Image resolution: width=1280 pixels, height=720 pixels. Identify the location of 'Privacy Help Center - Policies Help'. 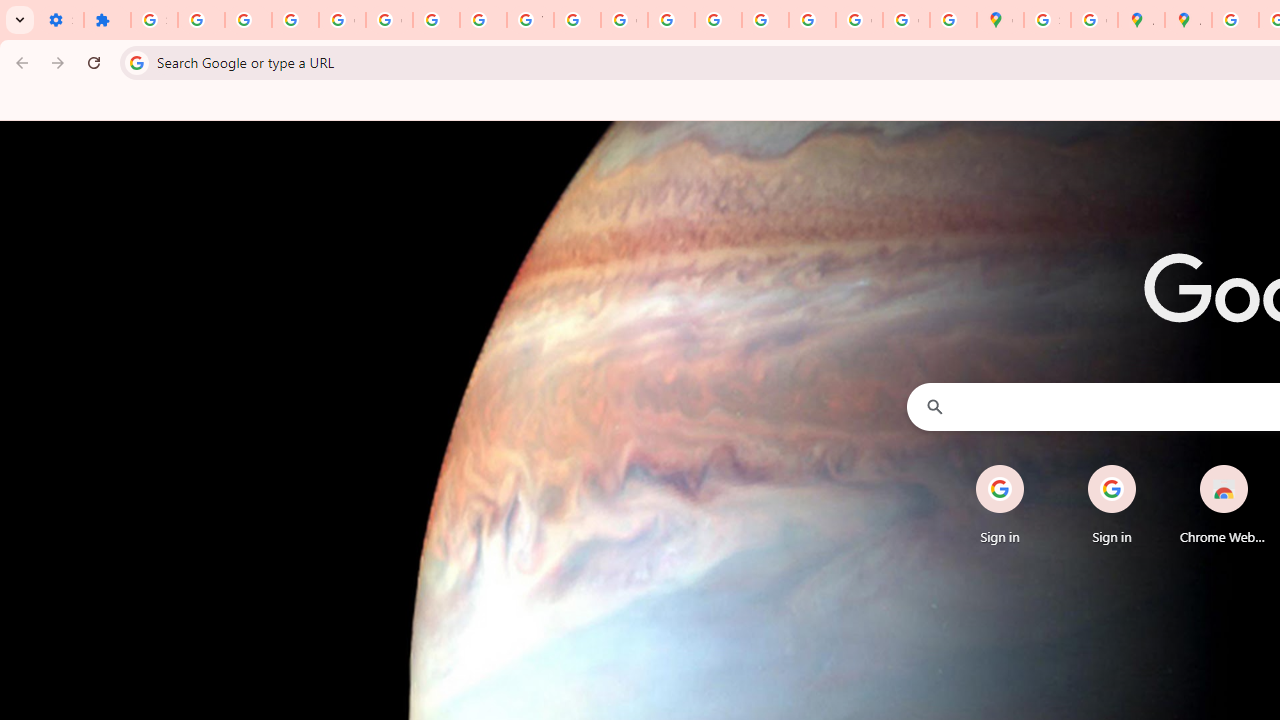
(671, 20).